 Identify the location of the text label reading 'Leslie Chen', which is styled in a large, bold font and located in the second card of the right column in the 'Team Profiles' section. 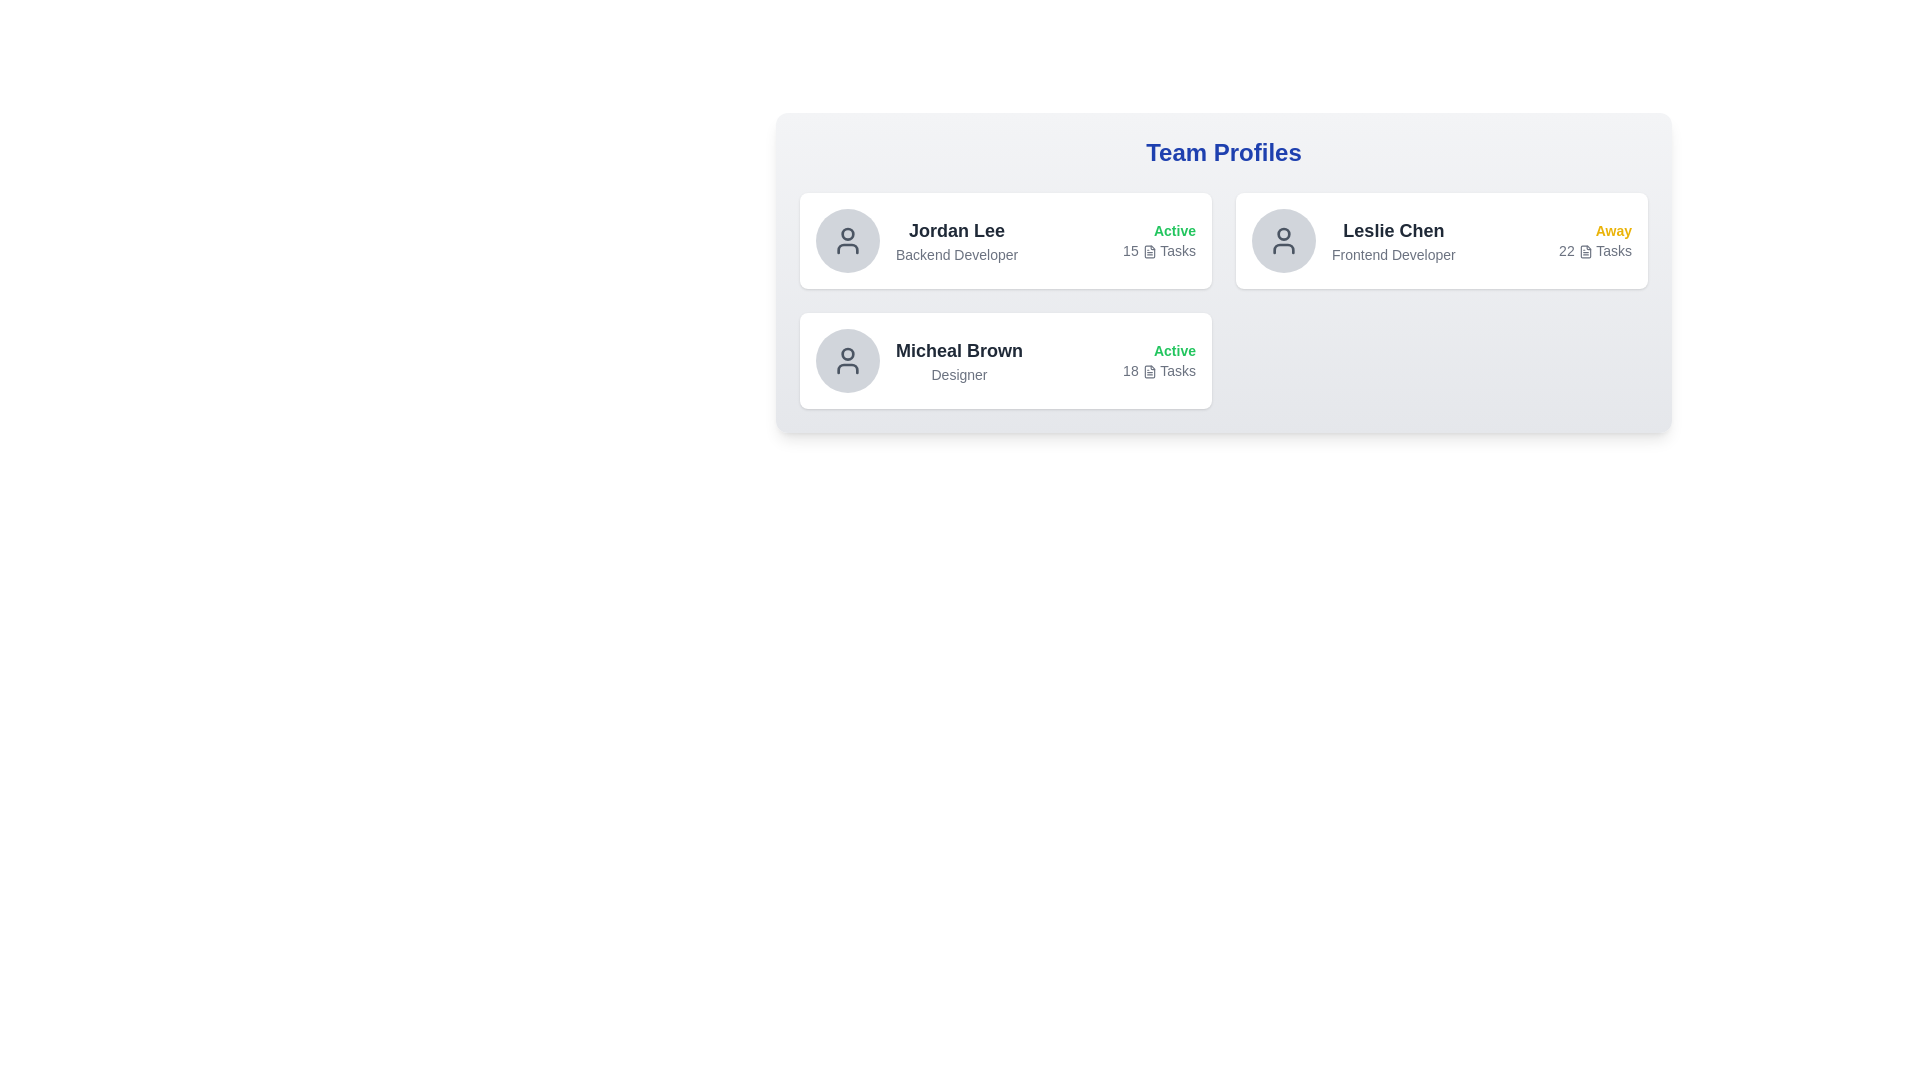
(1392, 230).